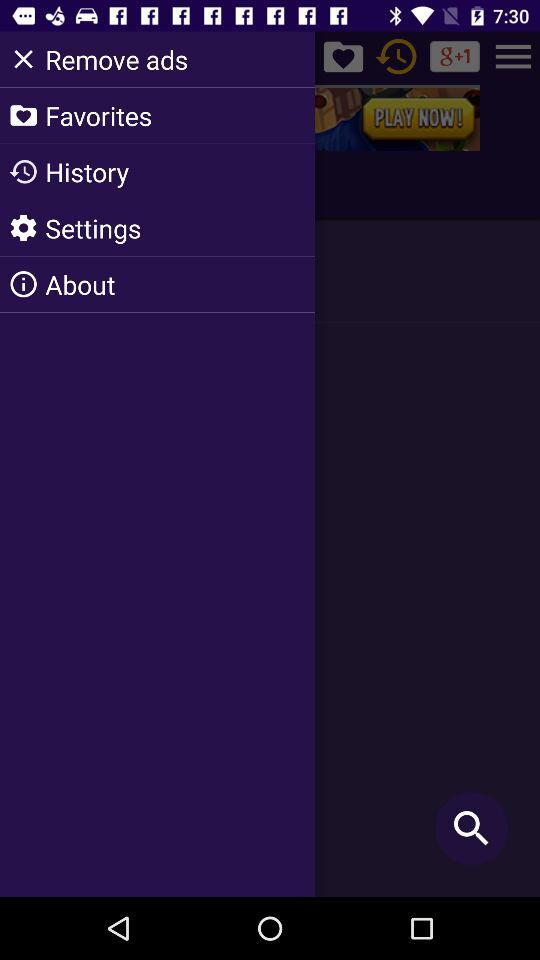 This screenshot has width=540, height=960. Describe the element at coordinates (396, 55) in the screenshot. I see `the history icon` at that location.